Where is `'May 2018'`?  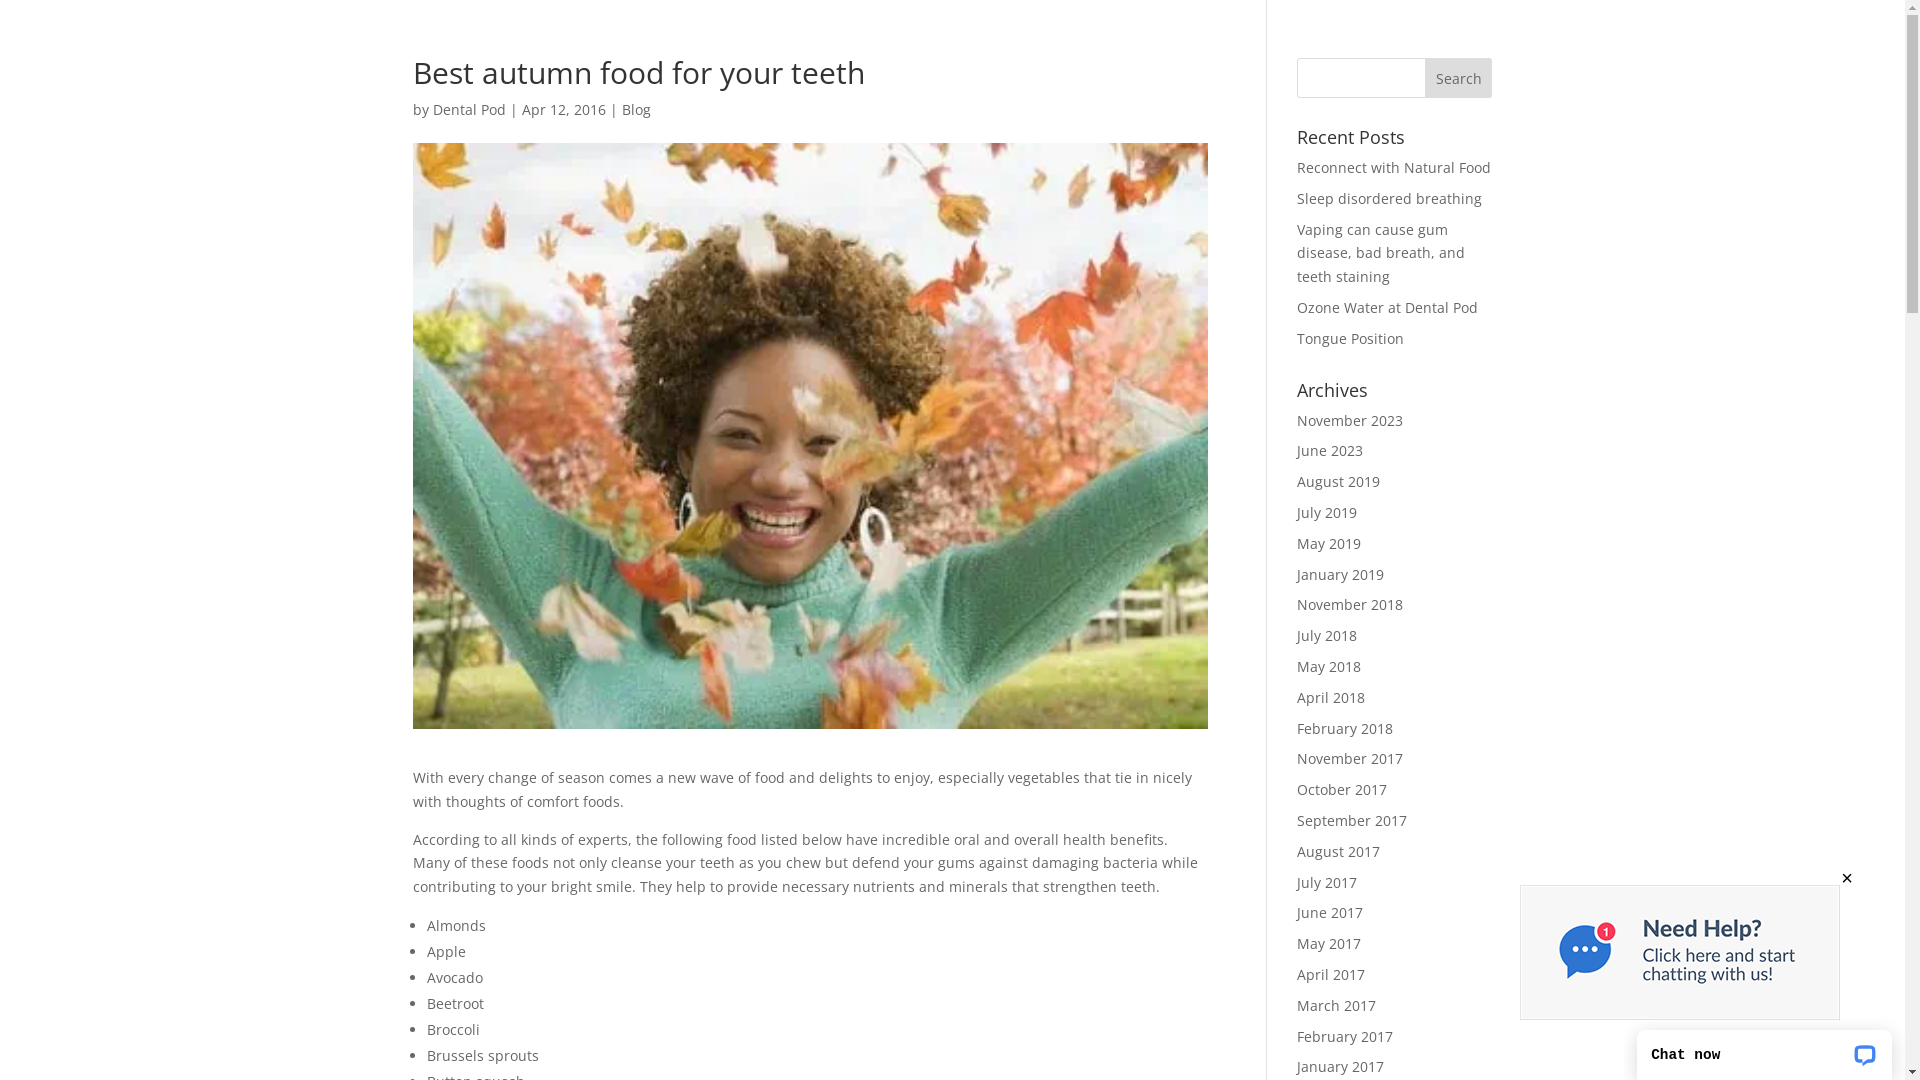 'May 2018' is located at coordinates (1329, 666).